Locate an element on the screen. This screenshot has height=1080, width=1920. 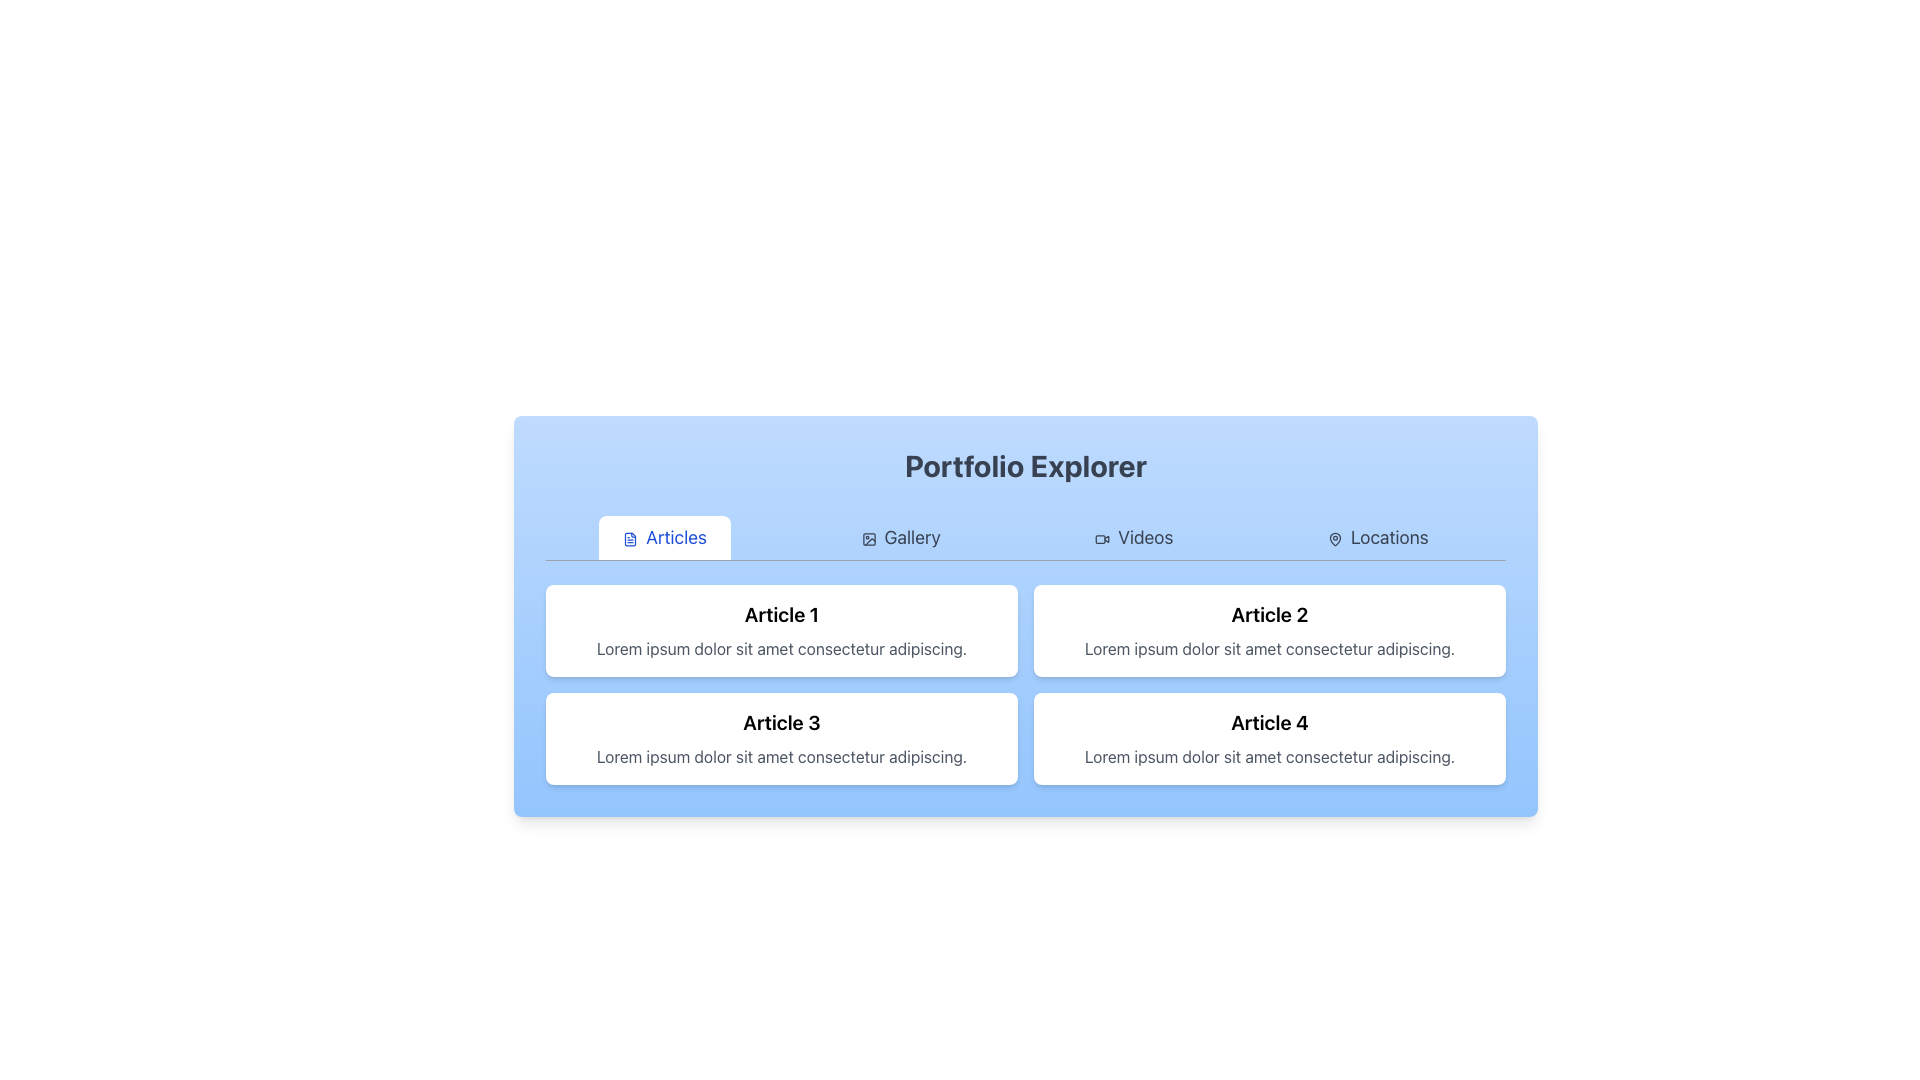
the file icon located in the 'Articles' tab, which features a document-like shape with a folded top-right corner, positioned to the left of the 'Articles' label in the 'Portfolio Explorer' section is located at coordinates (629, 538).